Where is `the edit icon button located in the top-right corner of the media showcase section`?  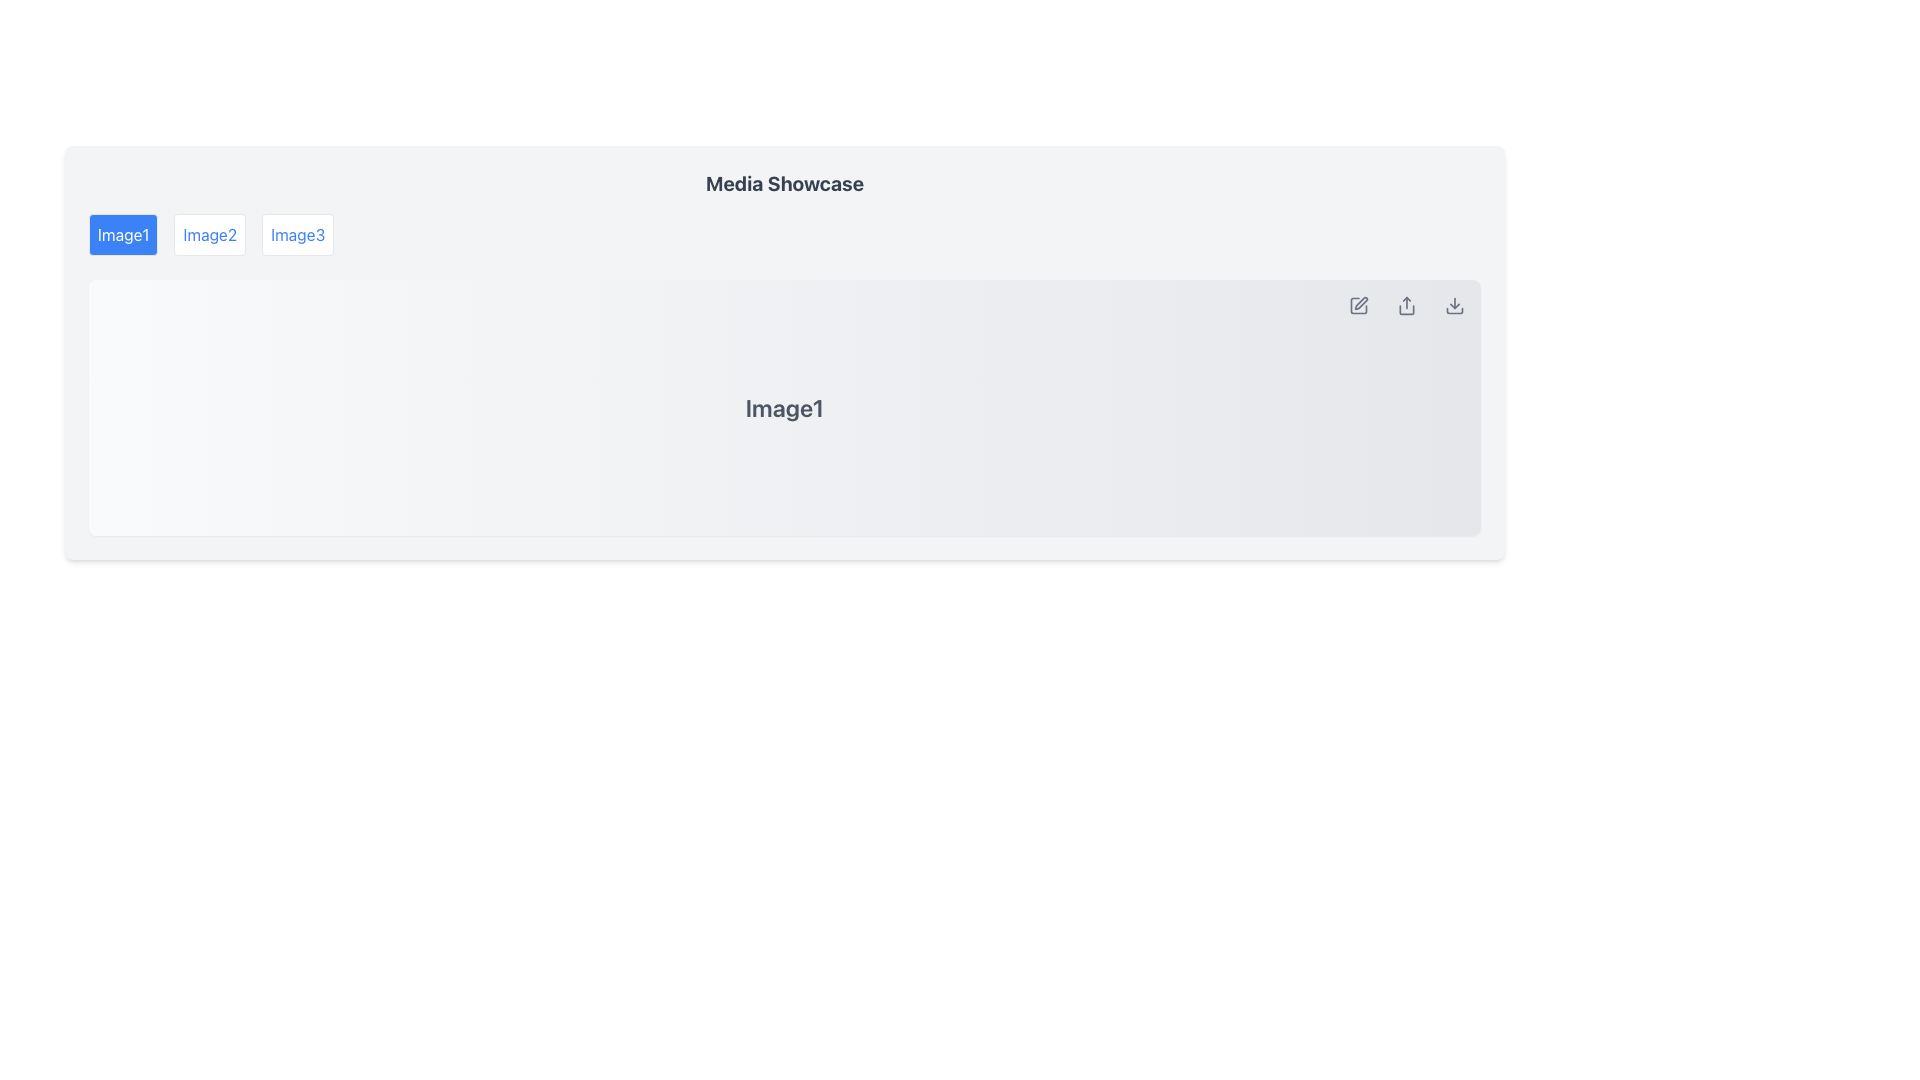
the edit icon button located in the top-right corner of the media showcase section is located at coordinates (1358, 305).